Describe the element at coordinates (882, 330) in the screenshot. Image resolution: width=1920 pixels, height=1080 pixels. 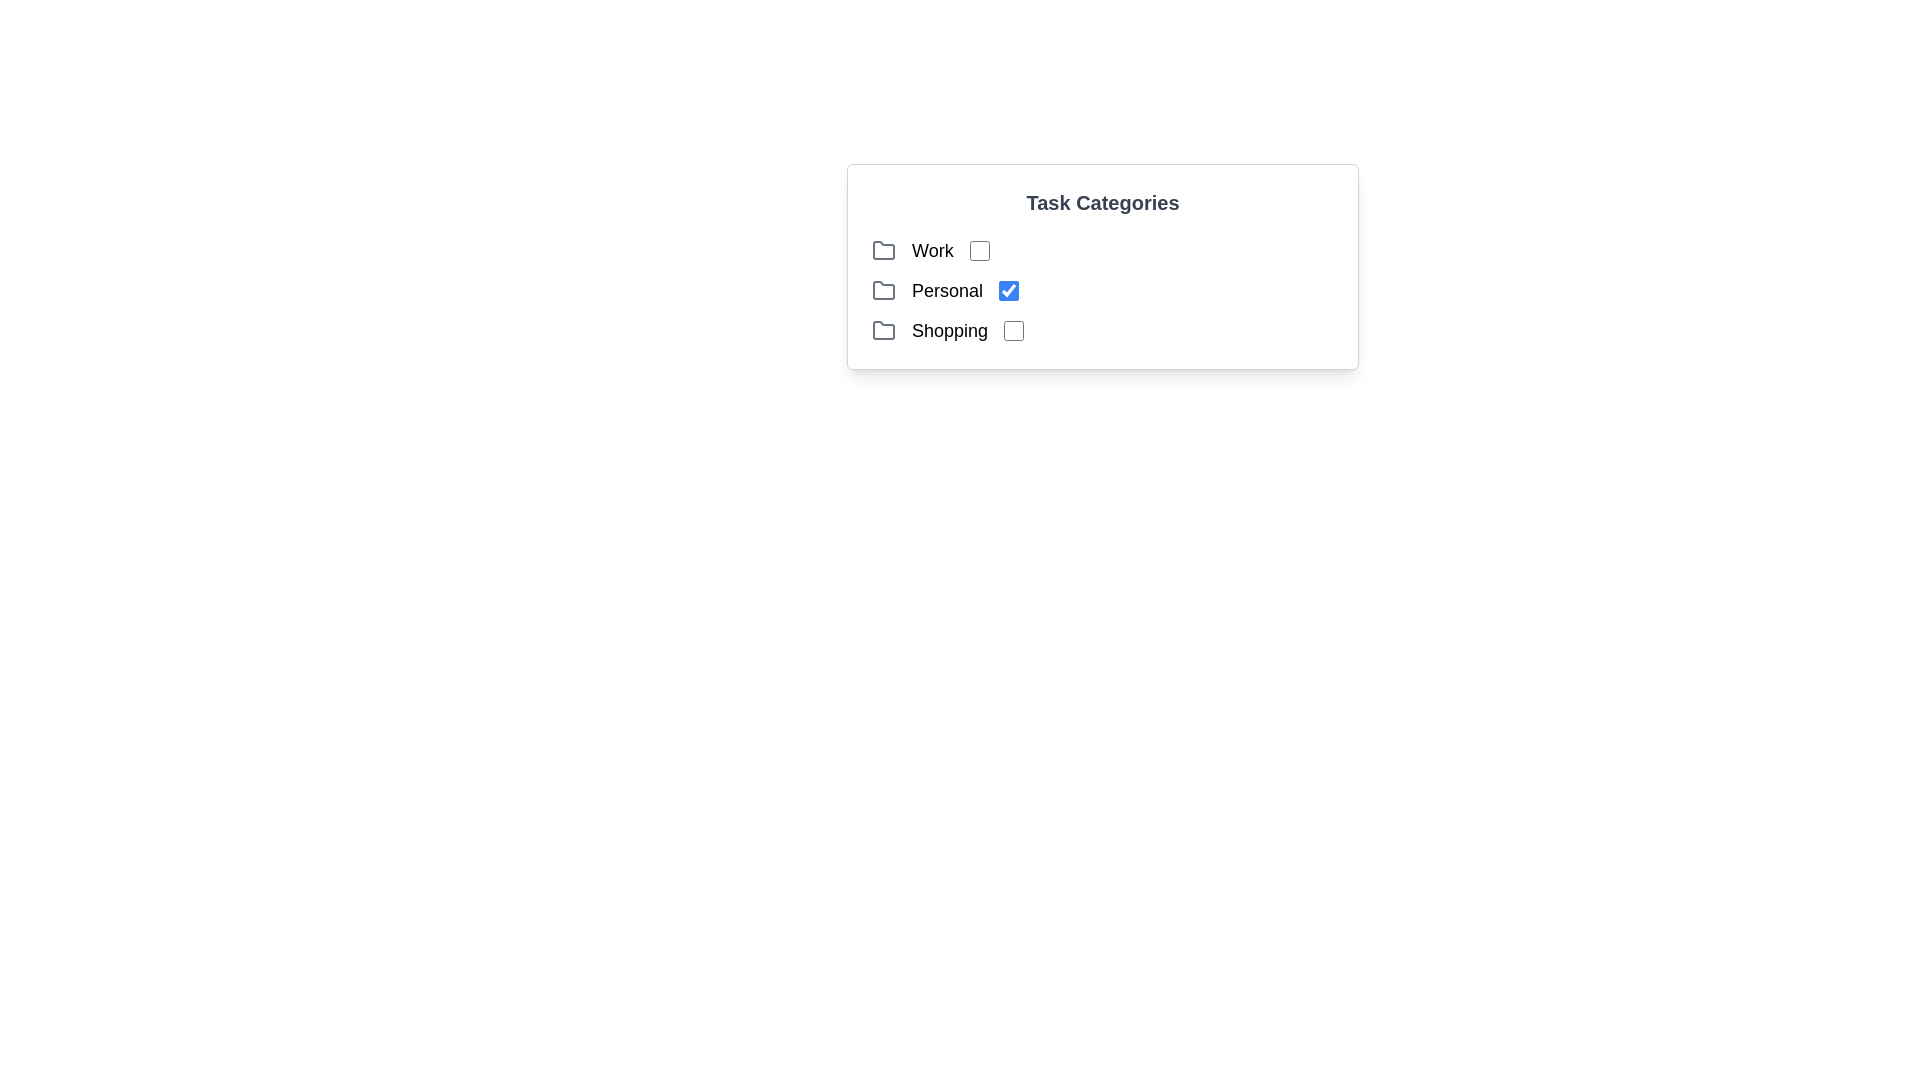
I see `the small gray folder icon with rounded edges, which is positioned near the 'Shopping' text label` at that location.